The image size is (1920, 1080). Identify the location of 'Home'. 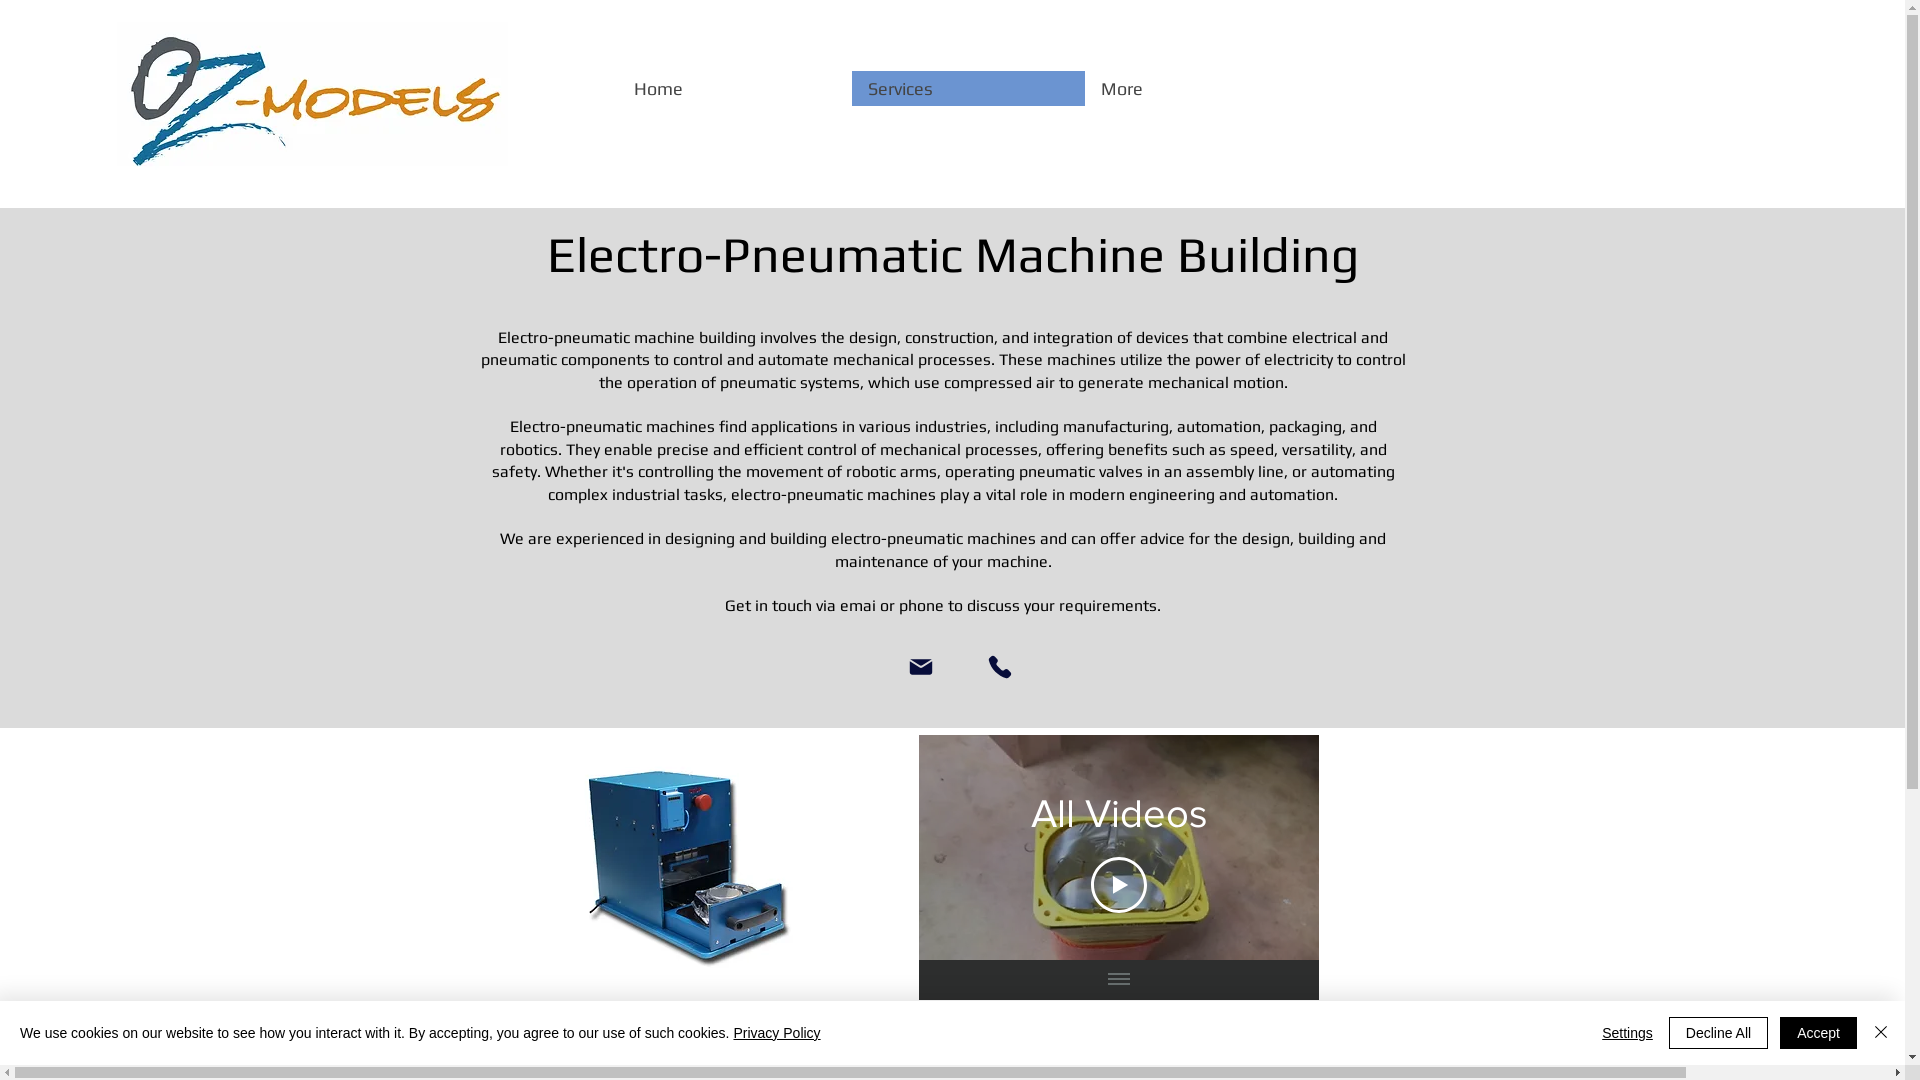
(733, 87).